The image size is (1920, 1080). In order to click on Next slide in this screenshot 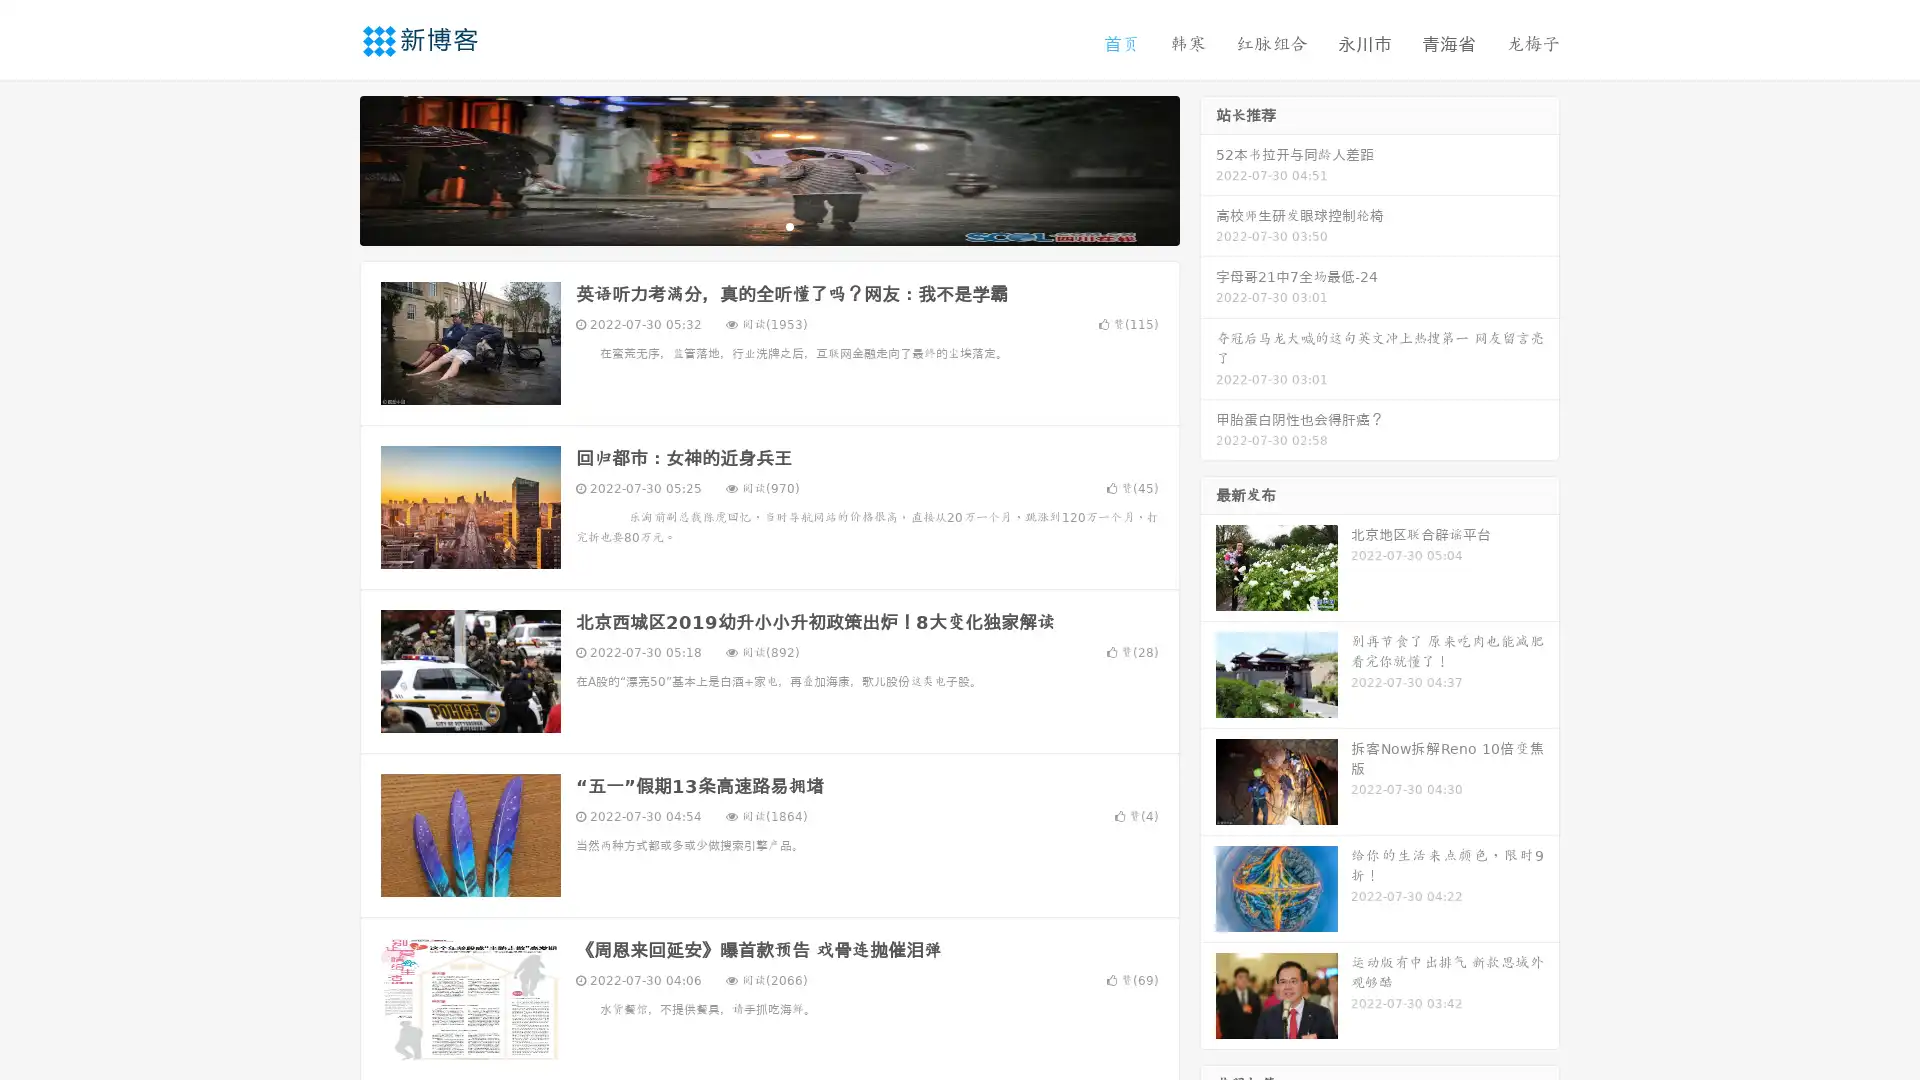, I will do `click(1208, 168)`.